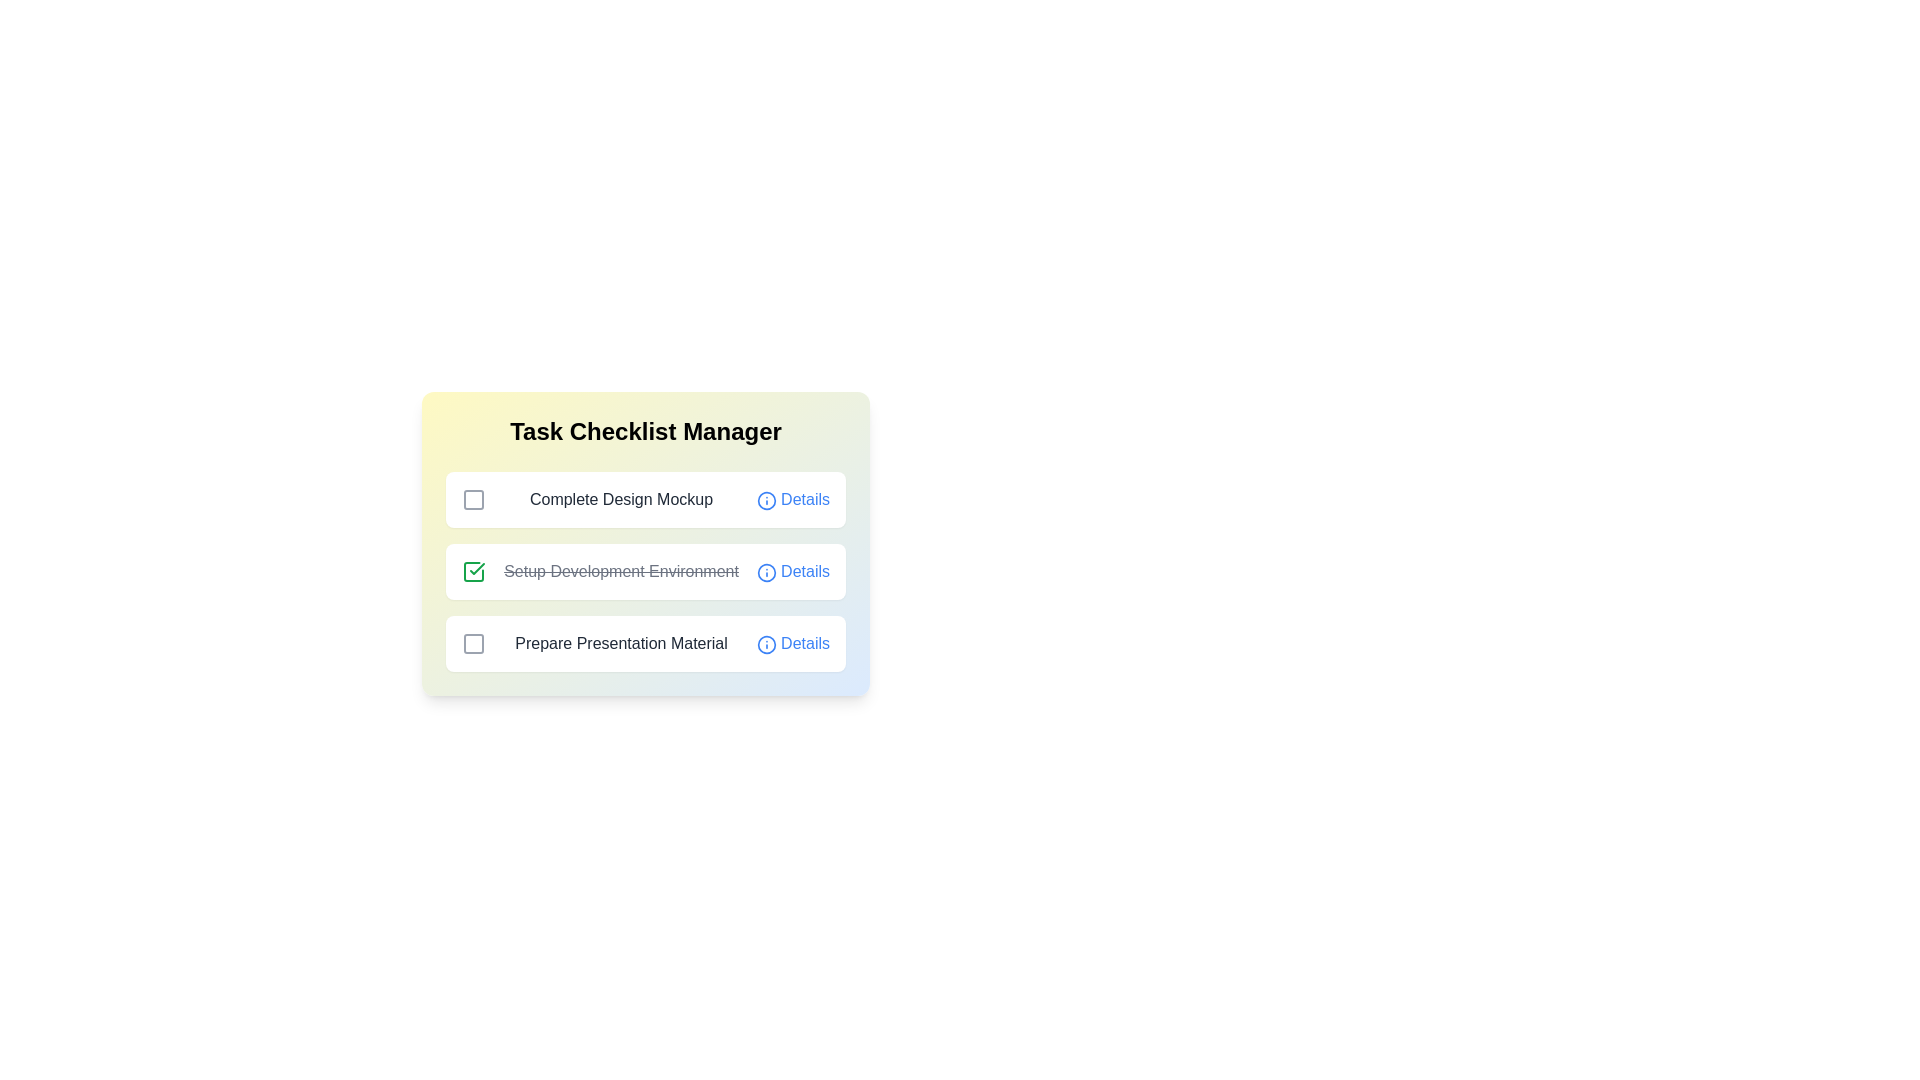  Describe the element at coordinates (473, 644) in the screenshot. I see `the checkbox of the task identified by Prepare Presentation Material` at that location.